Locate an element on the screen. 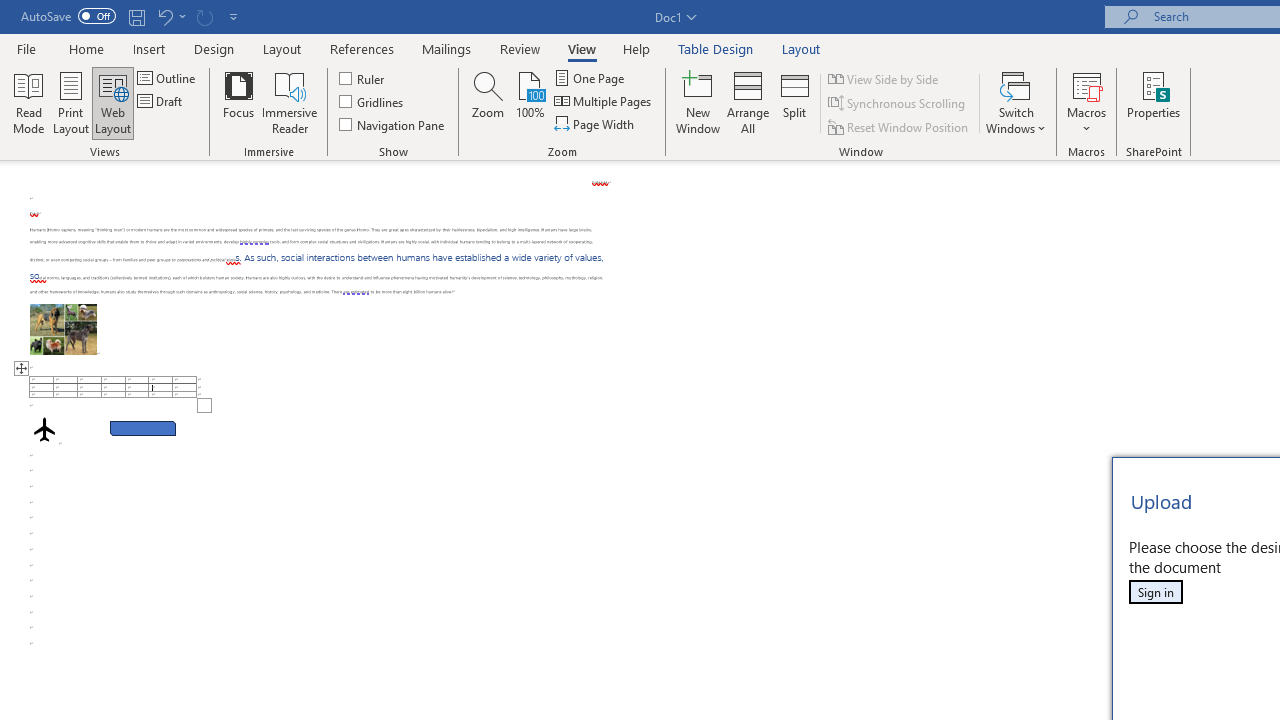 This screenshot has height=720, width=1280. 'View Side by Side' is located at coordinates (884, 78).